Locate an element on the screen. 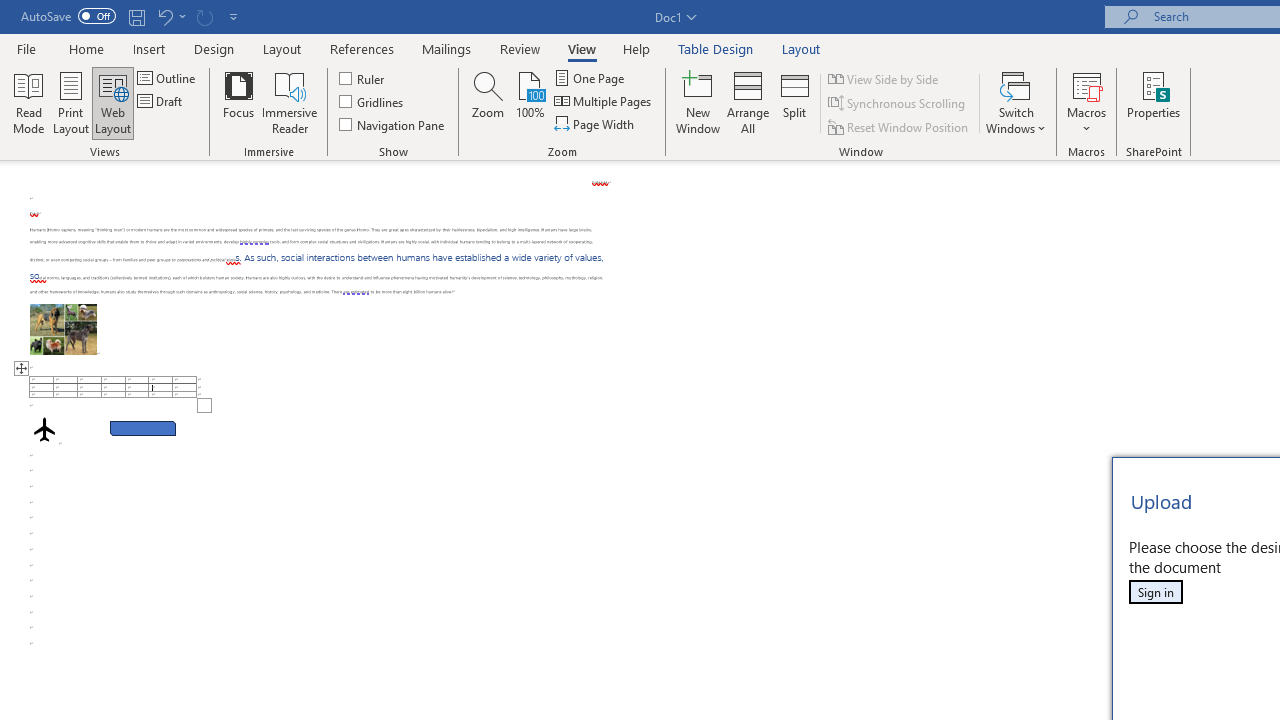 This screenshot has height=720, width=1280. 'View Side by Side' is located at coordinates (884, 78).